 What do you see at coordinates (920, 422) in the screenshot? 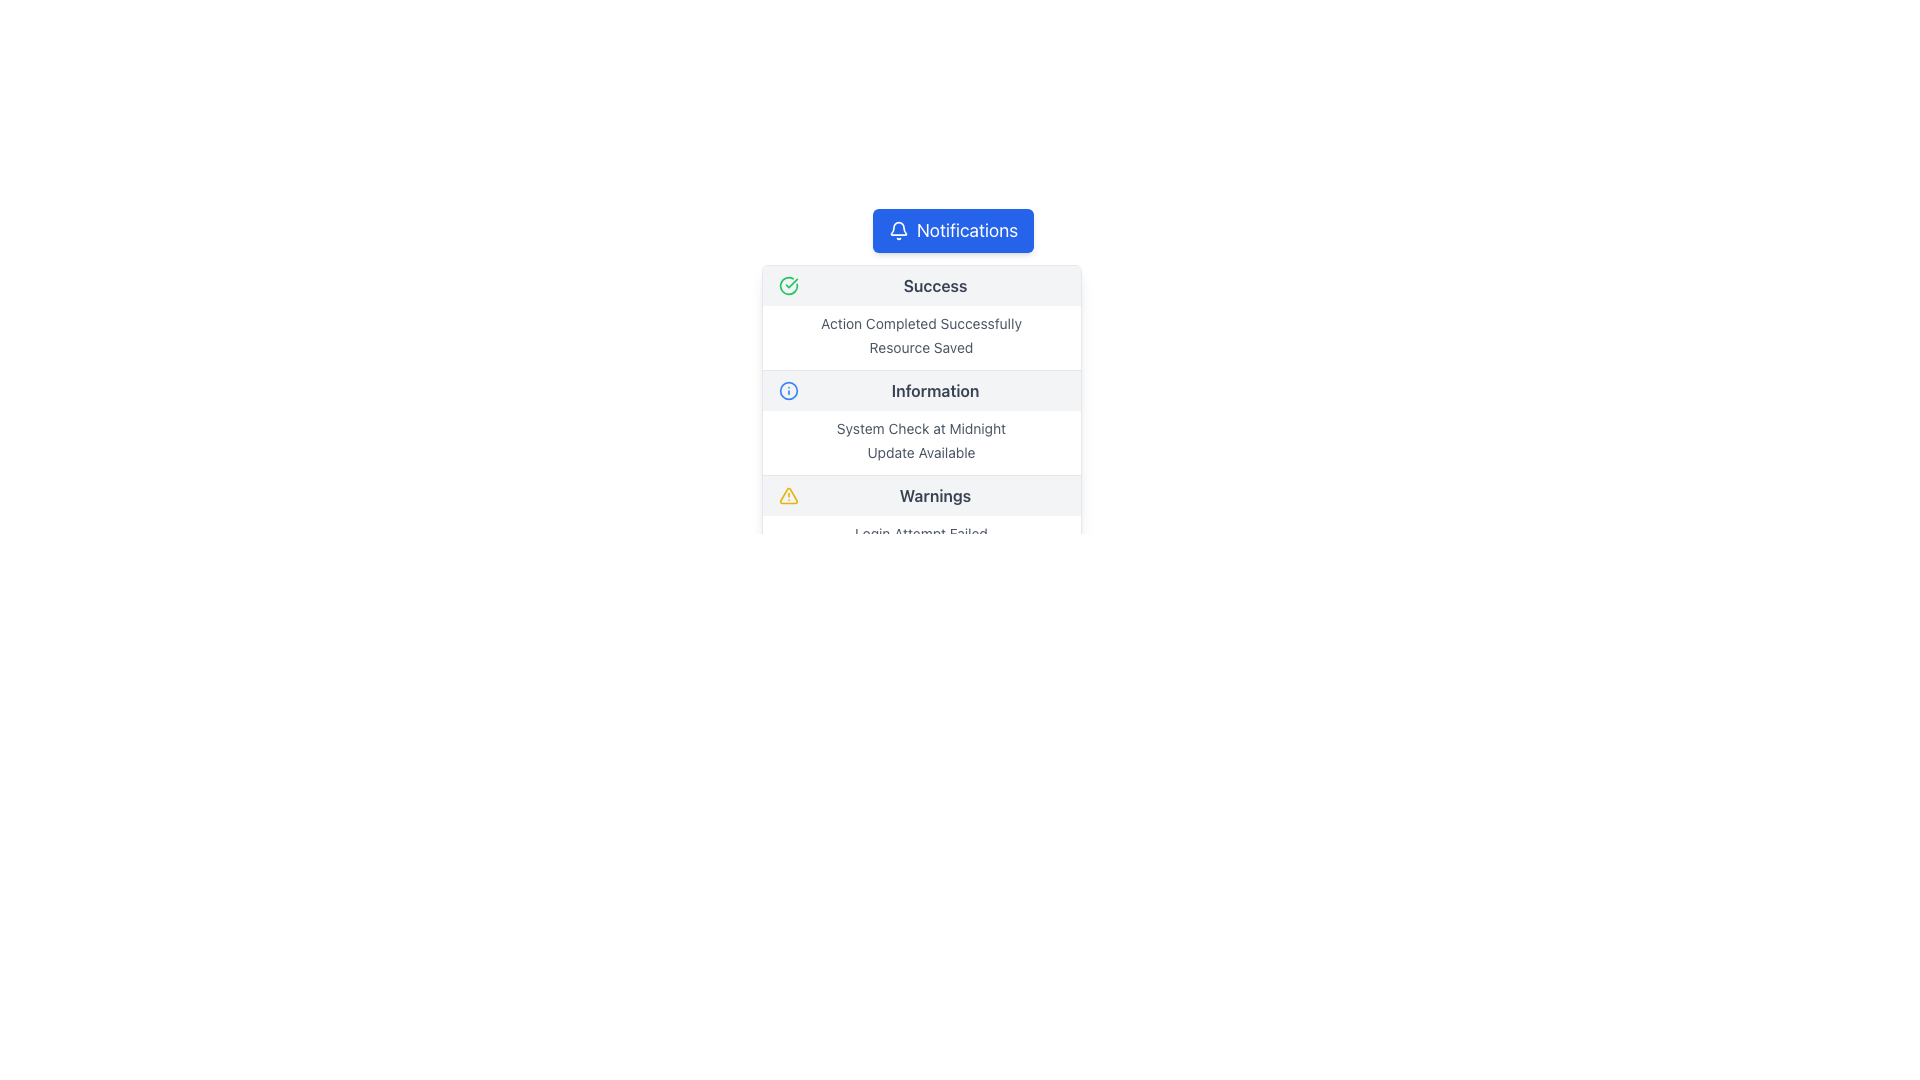
I see `details of the second notification entry titled 'Information' which contains the messages 'System Check at Midnight' and 'Update Available'` at bounding box center [920, 422].